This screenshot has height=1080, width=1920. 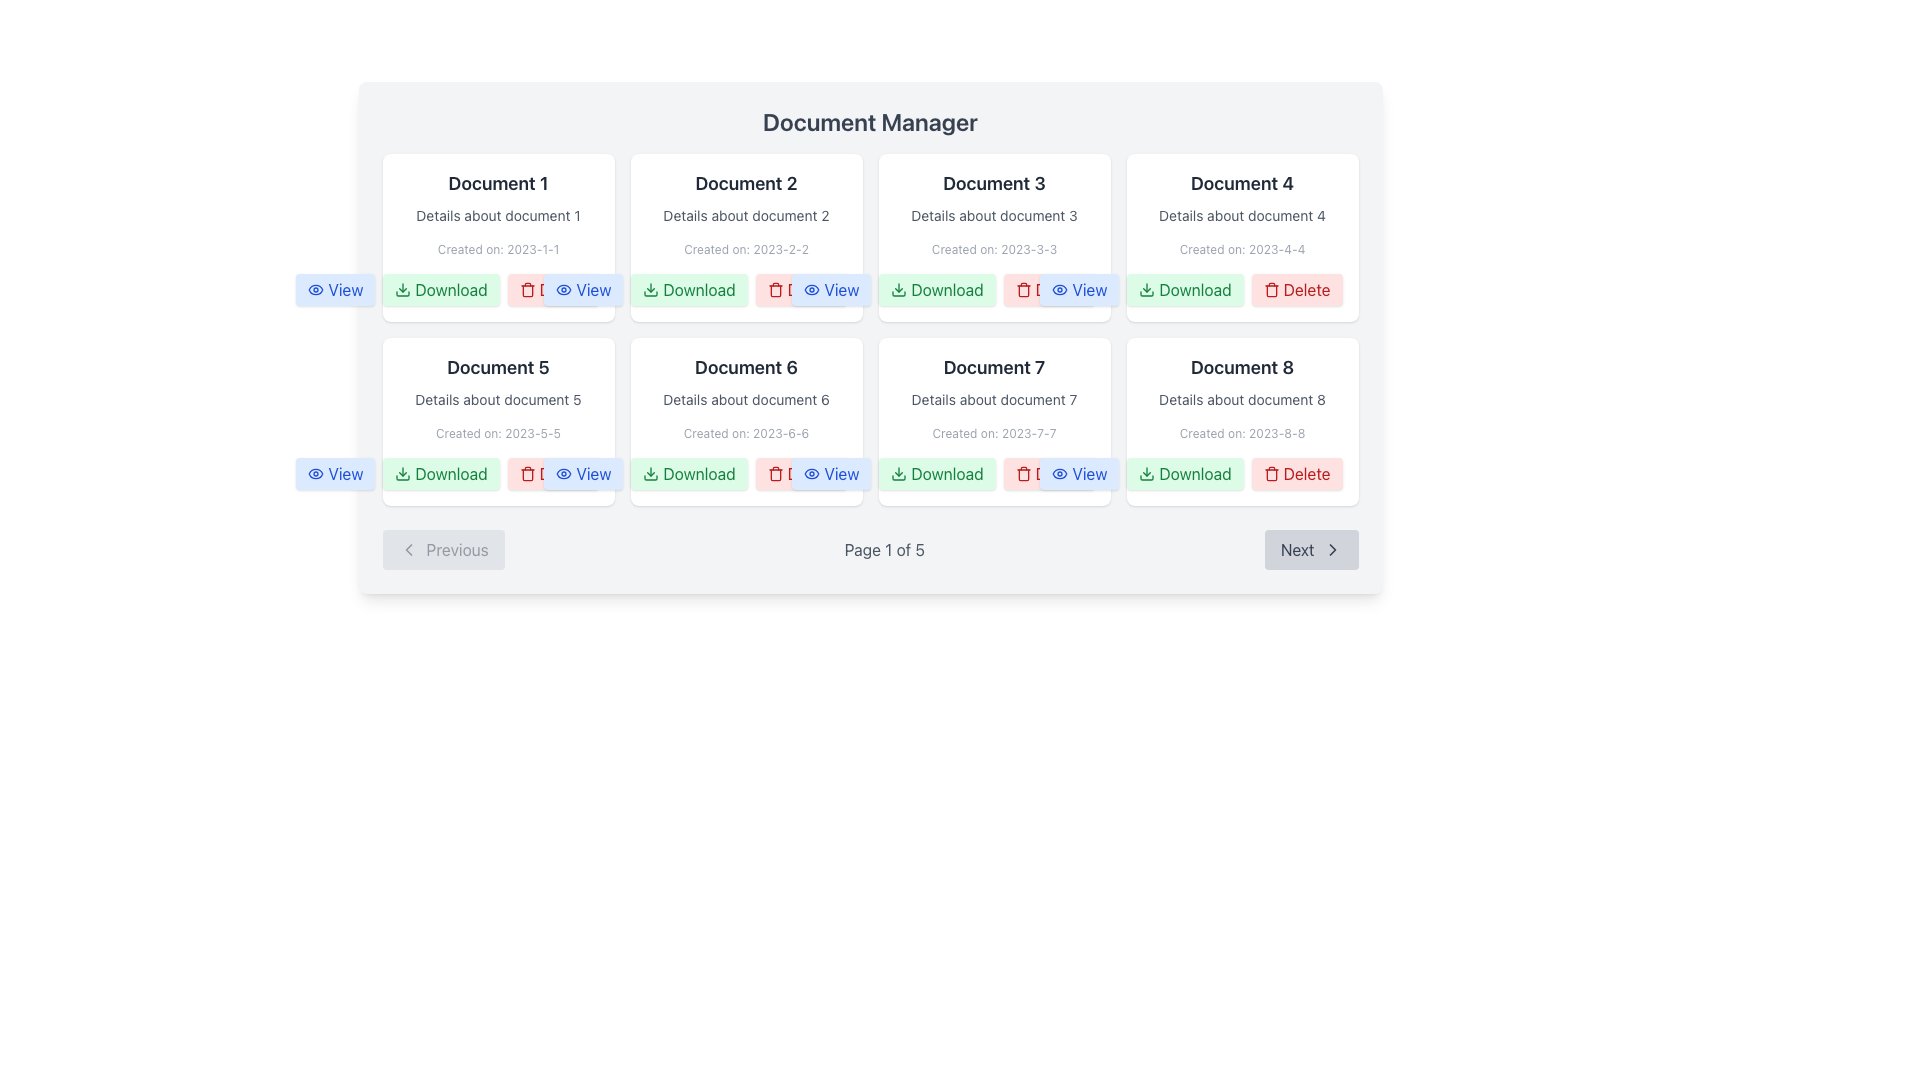 I want to click on the text heading labeled 'Document 2', which is styled in bold and dark gray, located in the second document card of the grid layout, so click(x=745, y=184).